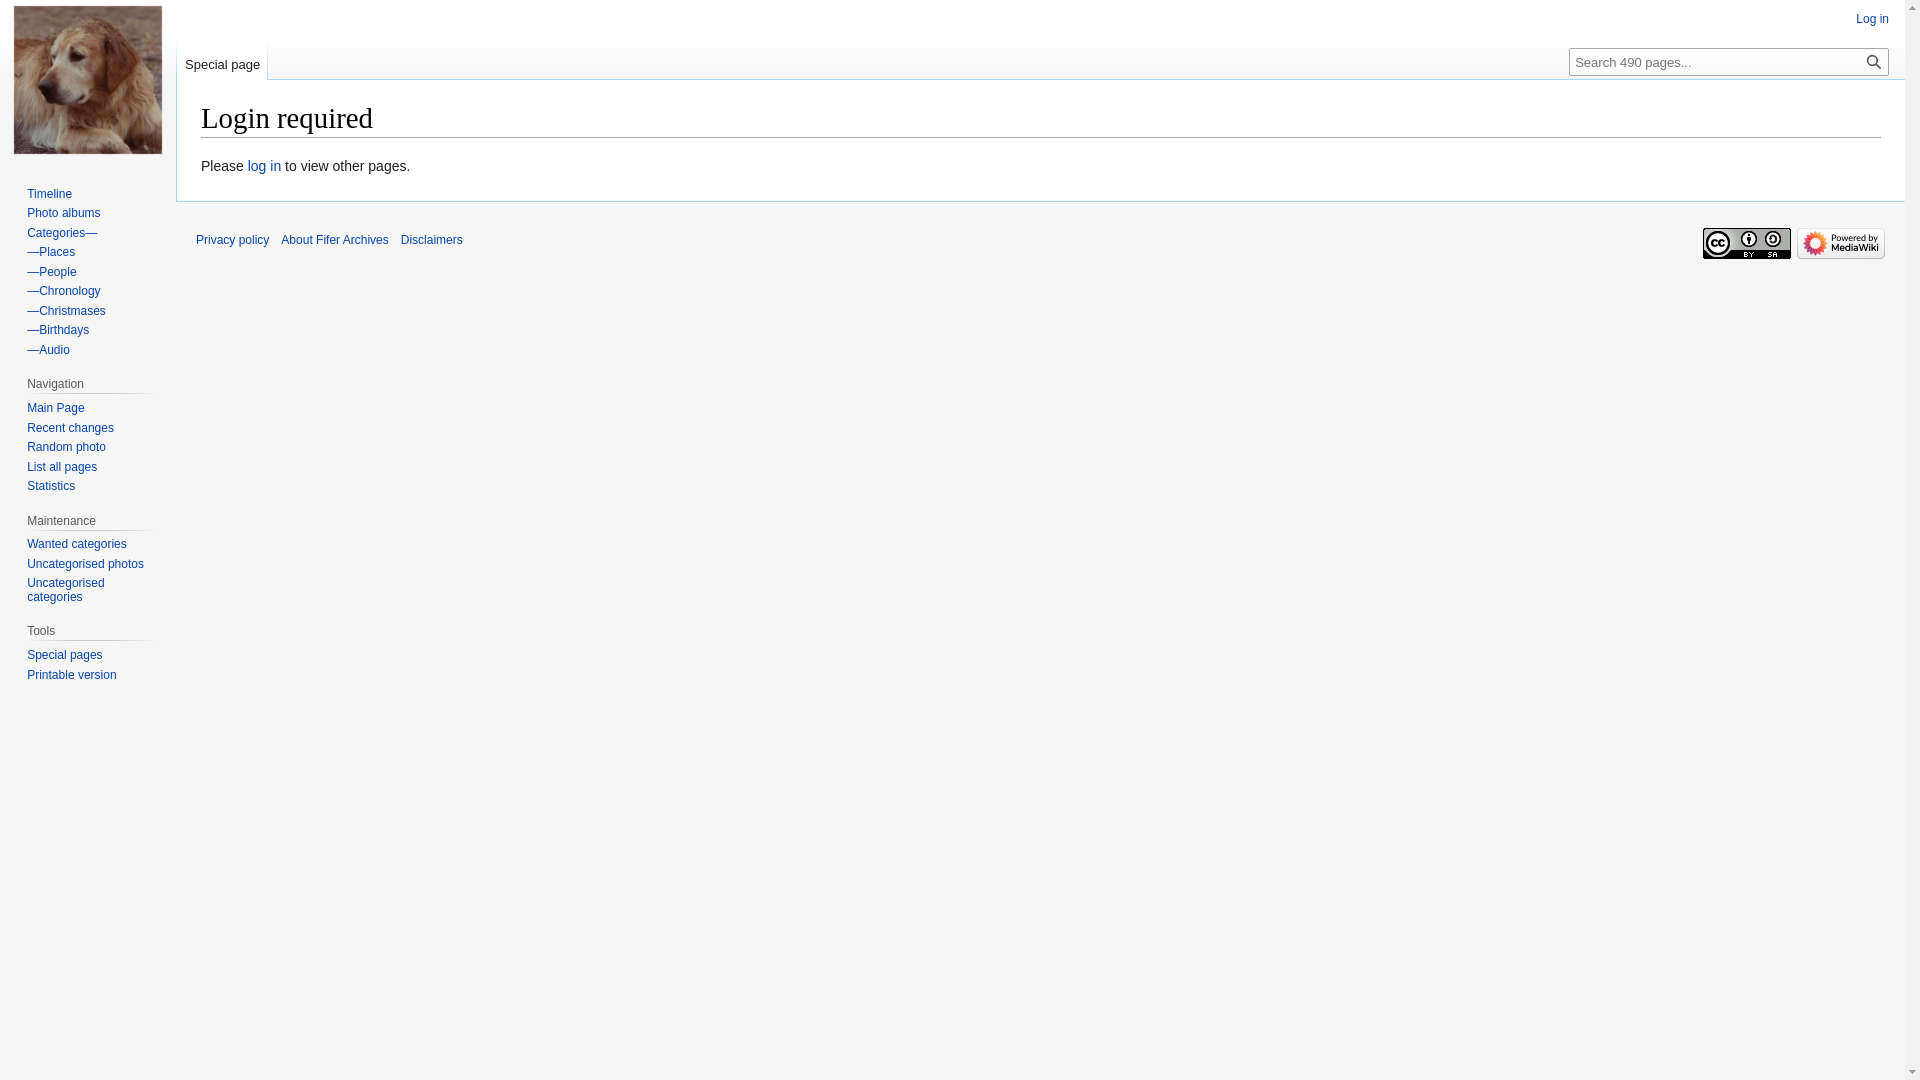 The image size is (1920, 1080). Describe the element at coordinates (1859, 60) in the screenshot. I see `'Search pages for this text'` at that location.